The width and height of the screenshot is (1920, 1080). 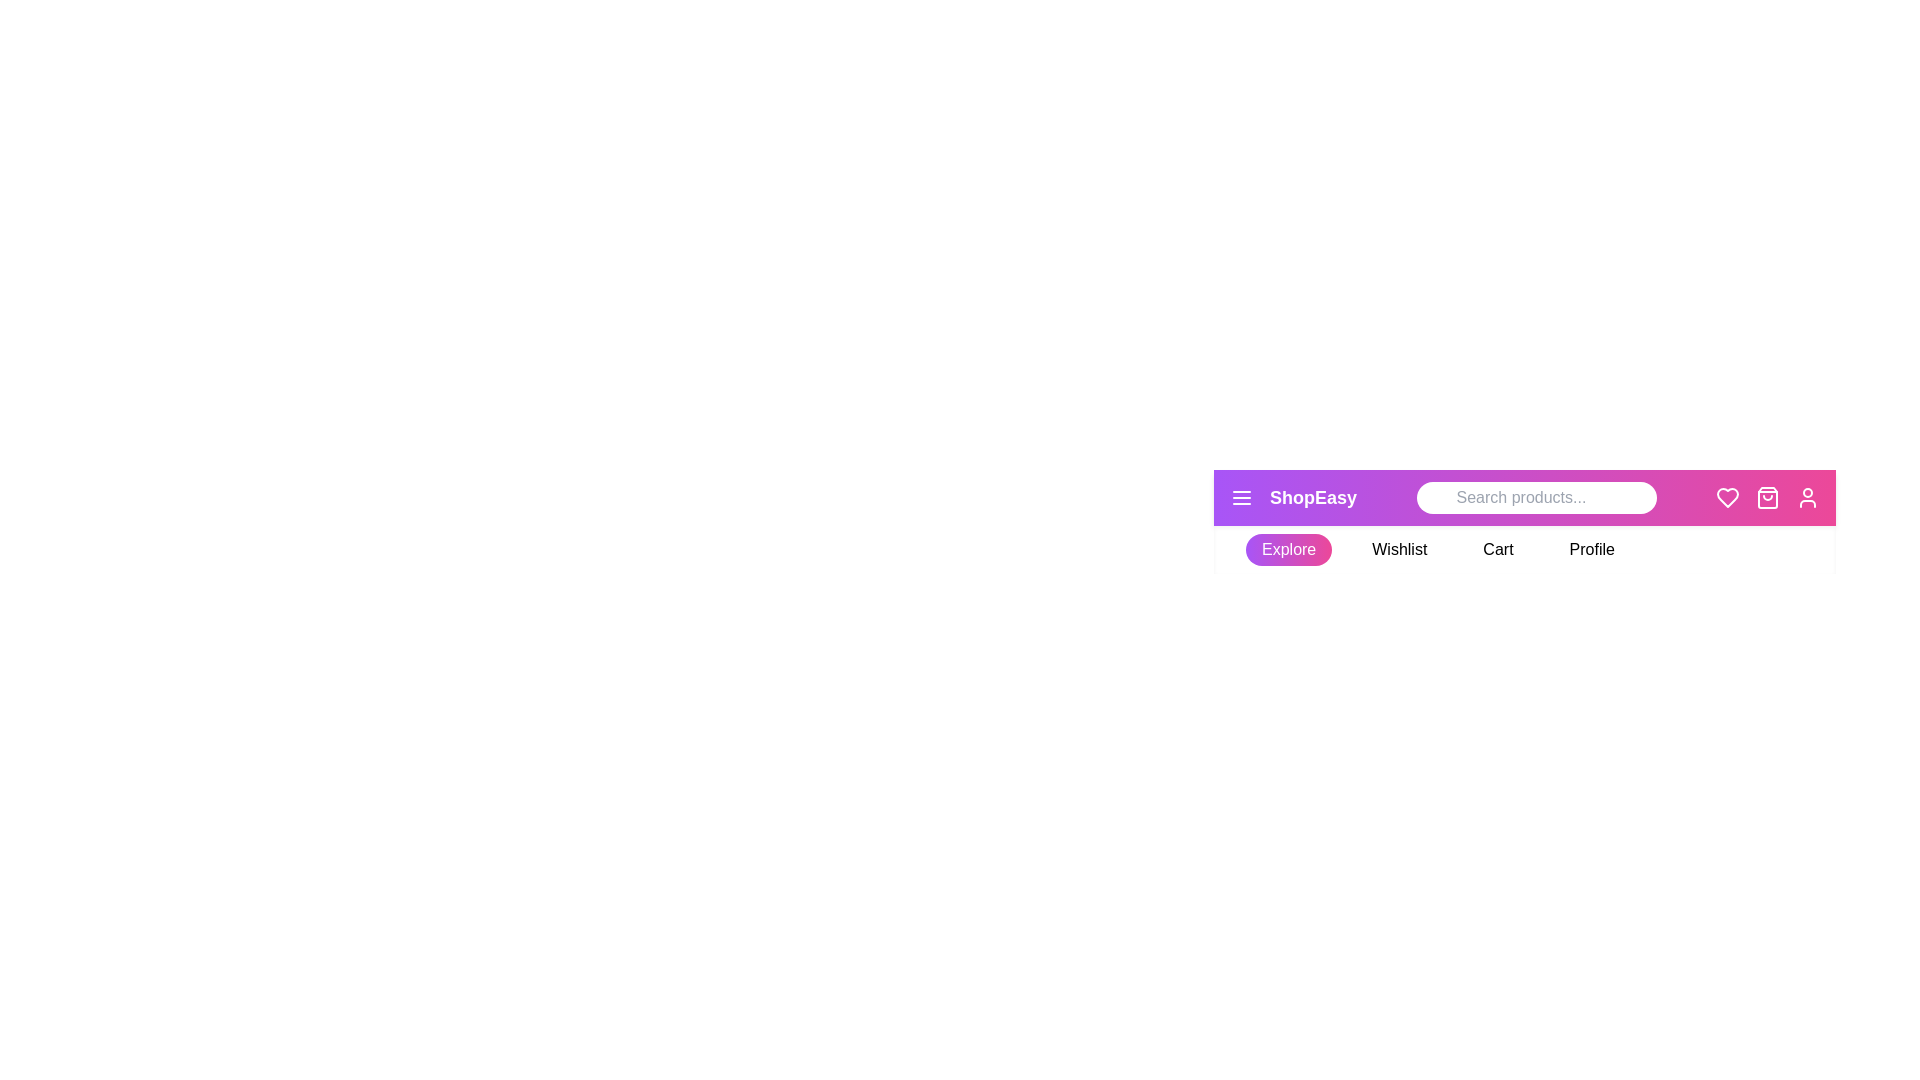 I want to click on the shopping bag icon, so click(x=1767, y=496).